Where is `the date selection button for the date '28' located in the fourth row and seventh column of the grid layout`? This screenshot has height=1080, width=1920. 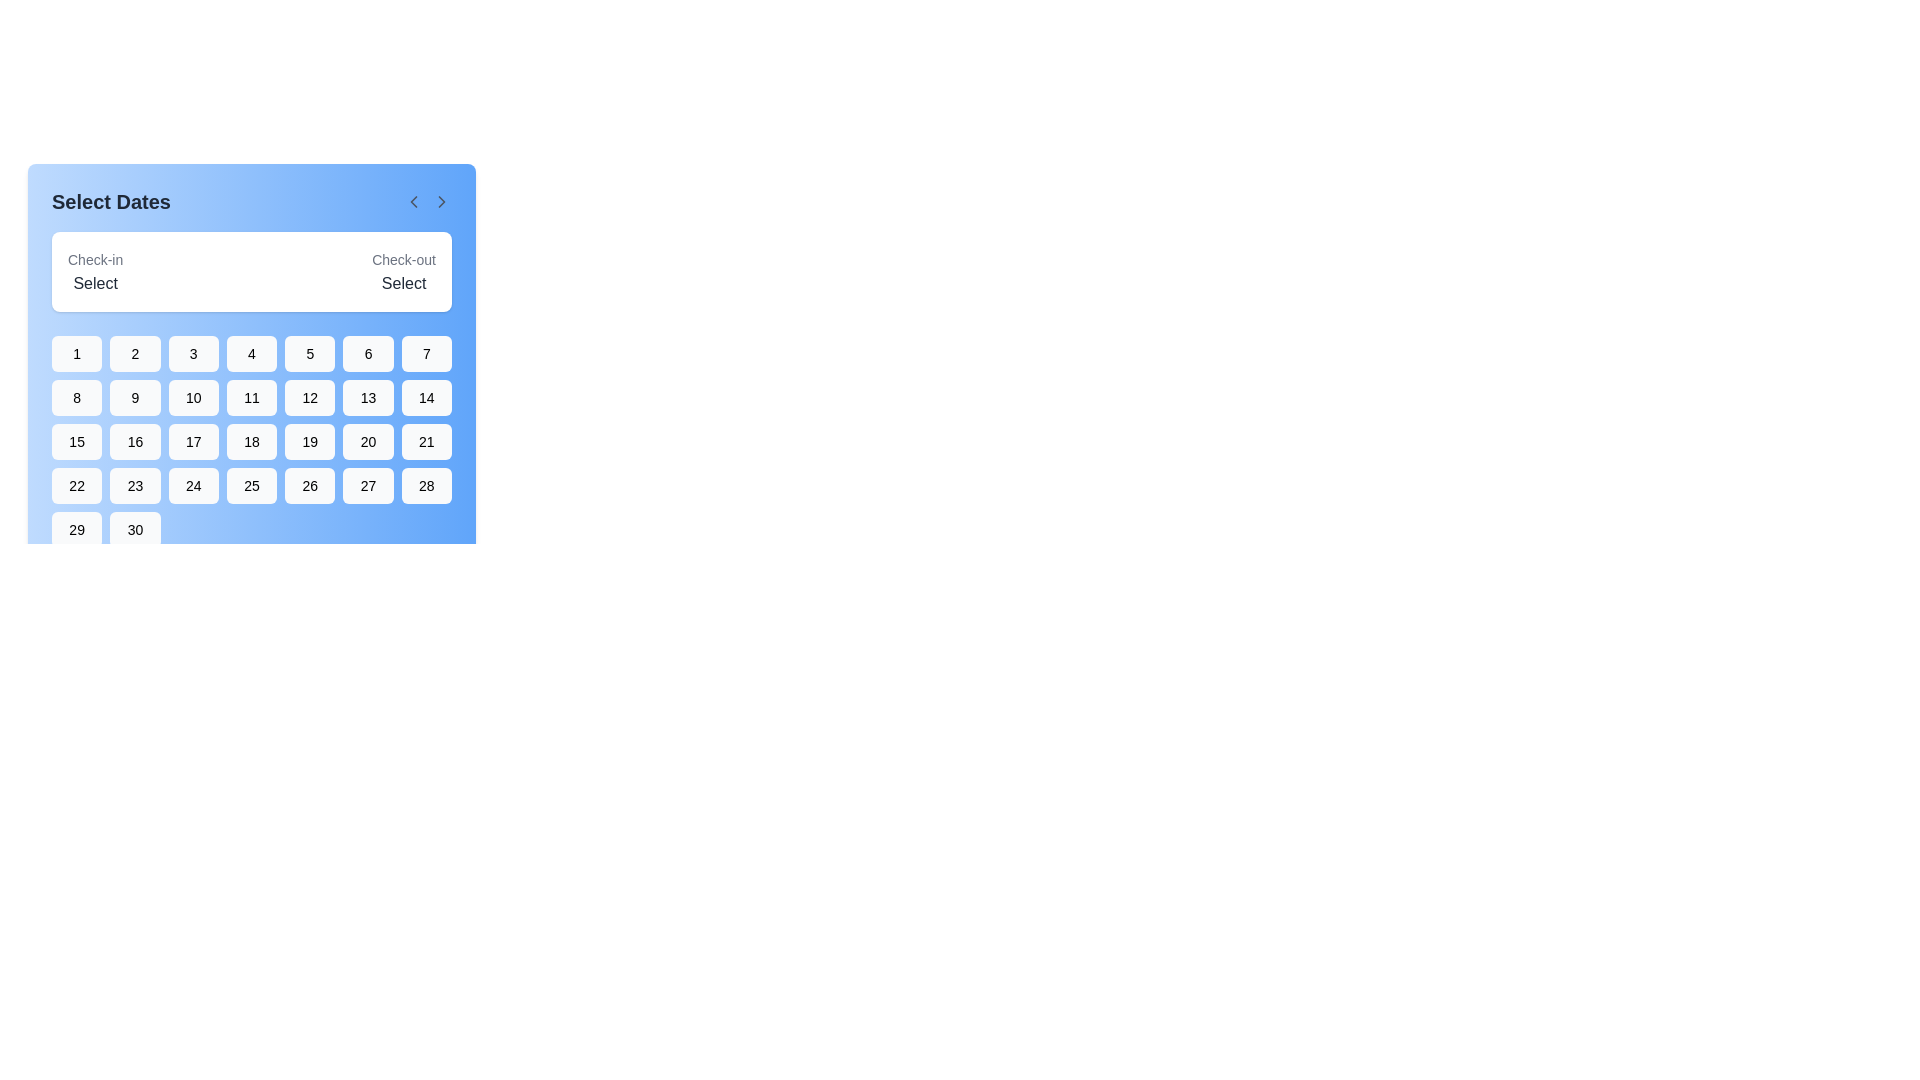 the date selection button for the date '28' located in the fourth row and seventh column of the grid layout is located at coordinates (425, 486).